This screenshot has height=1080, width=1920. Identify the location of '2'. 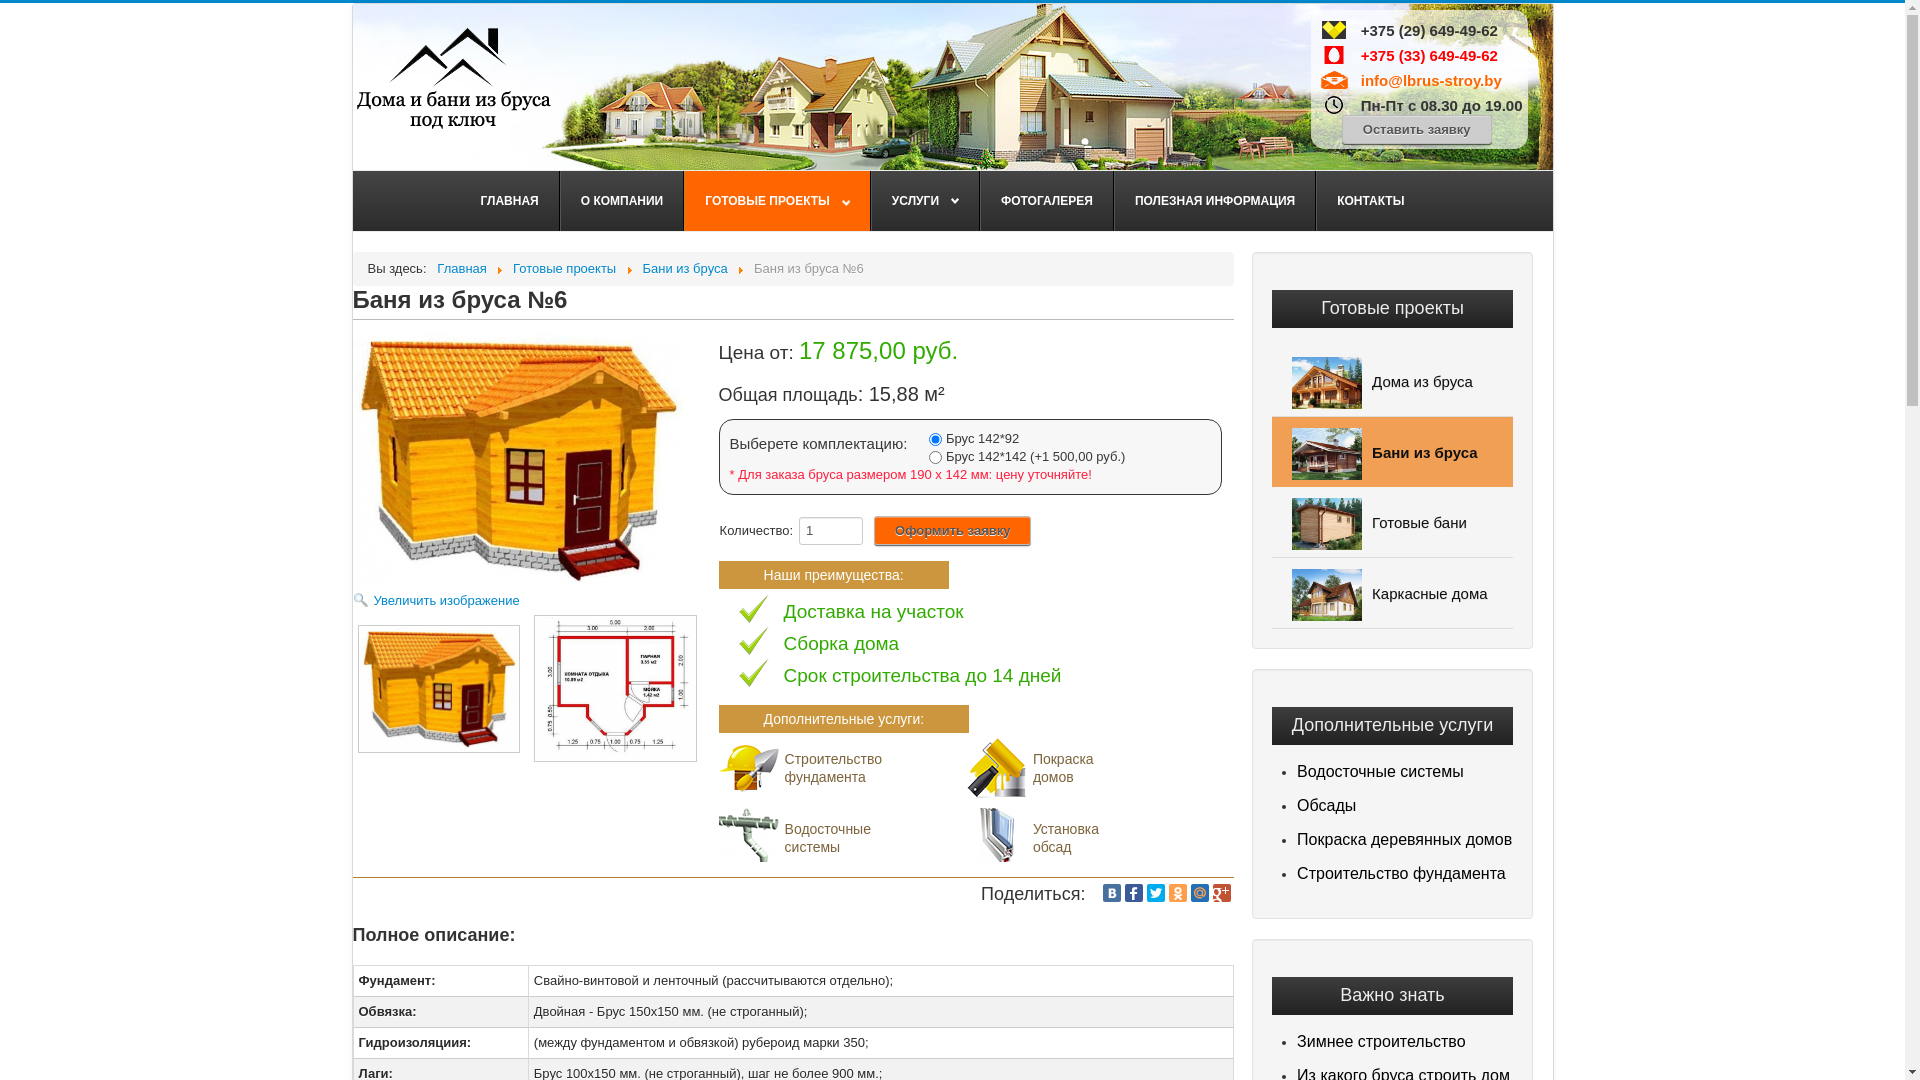
(934, 457).